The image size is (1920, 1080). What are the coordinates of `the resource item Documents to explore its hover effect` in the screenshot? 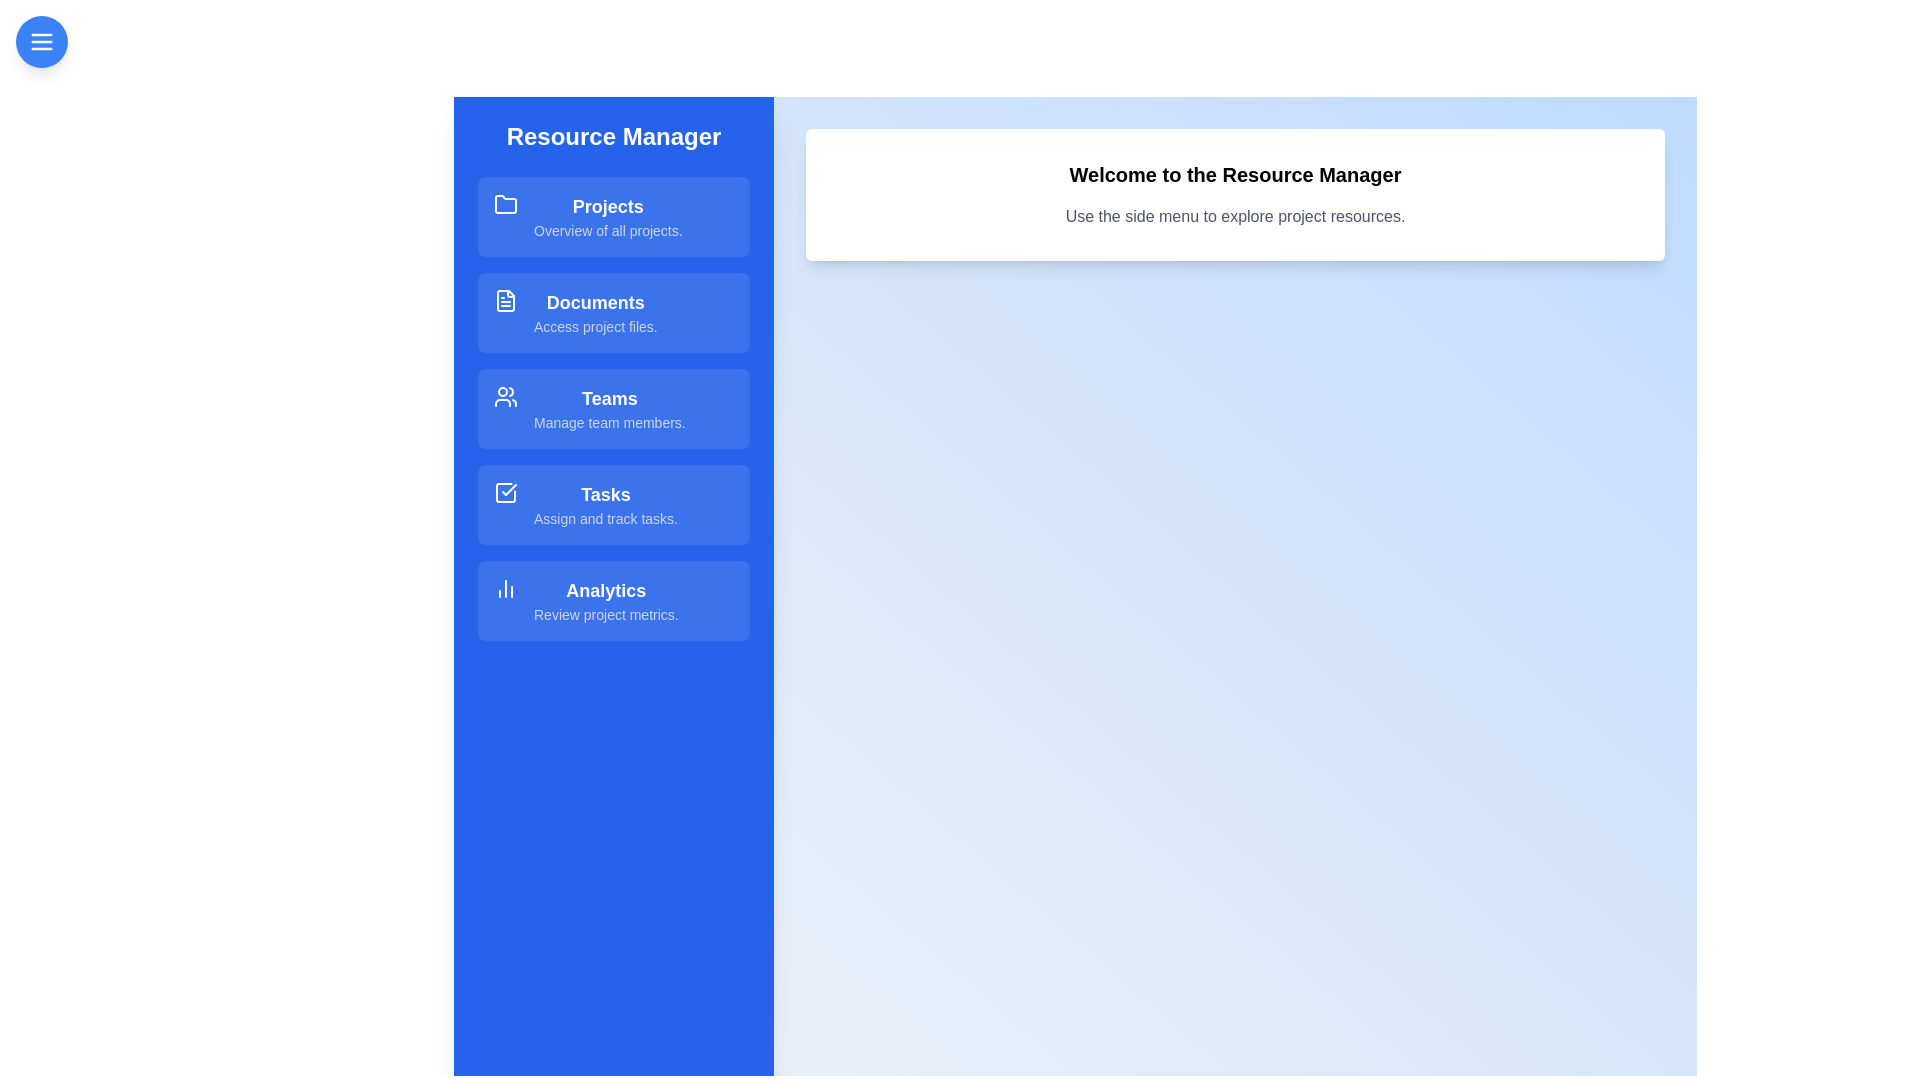 It's located at (613, 312).